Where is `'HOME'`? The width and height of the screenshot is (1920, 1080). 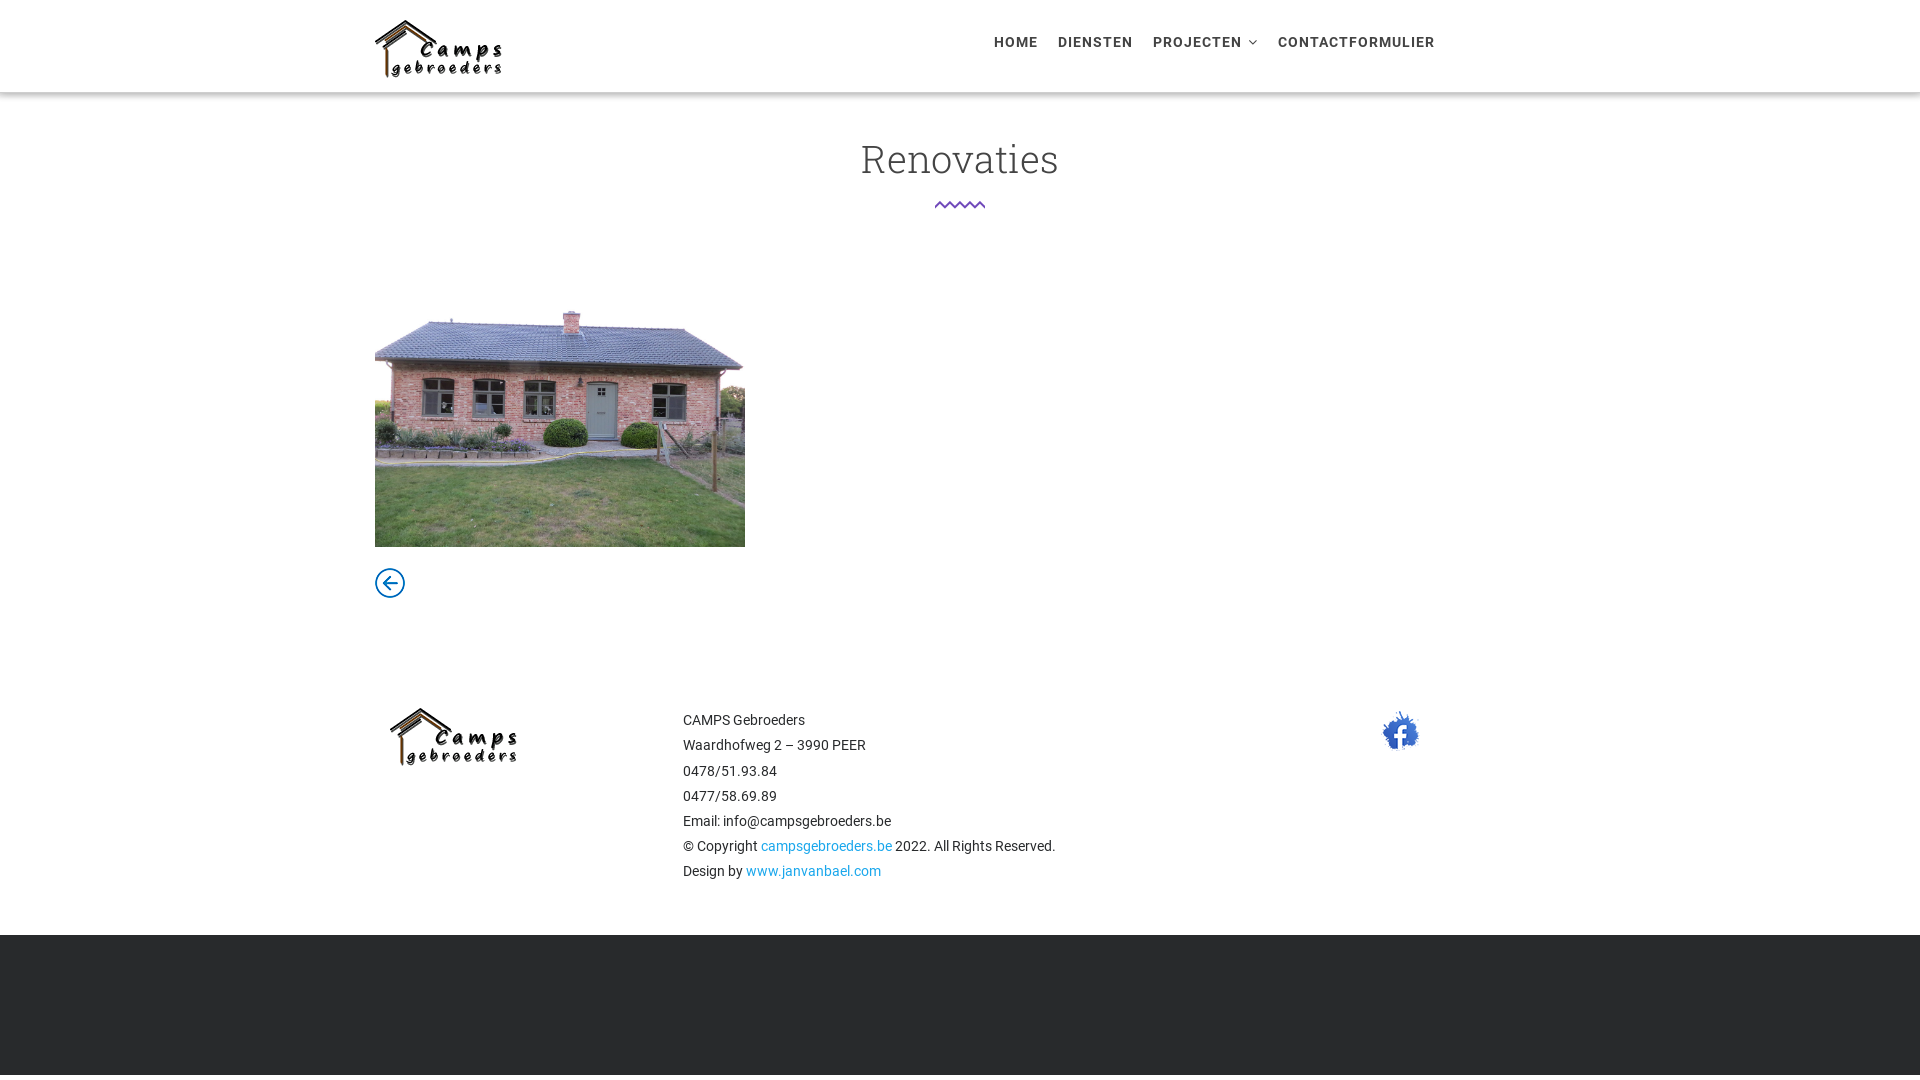 'HOME' is located at coordinates (1016, 42).